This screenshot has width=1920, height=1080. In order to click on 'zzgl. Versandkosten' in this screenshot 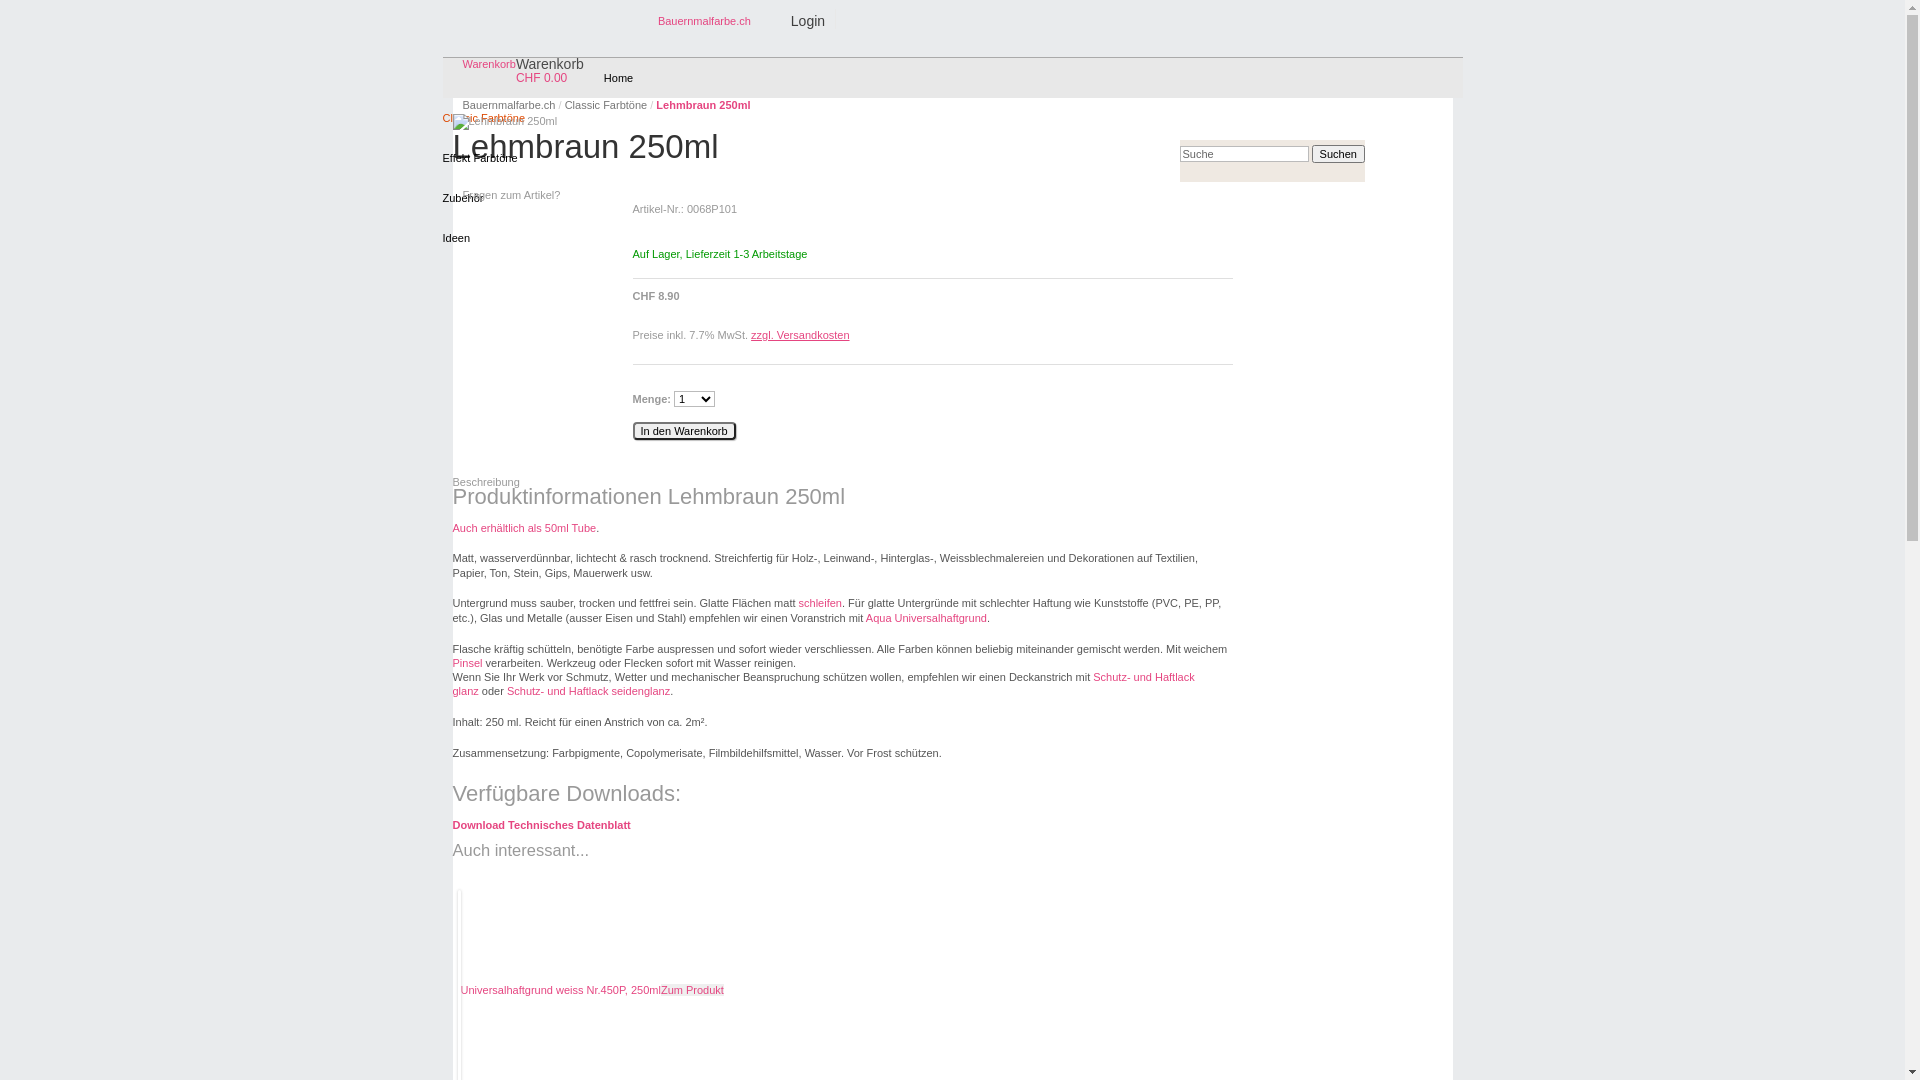, I will do `click(800, 334)`.